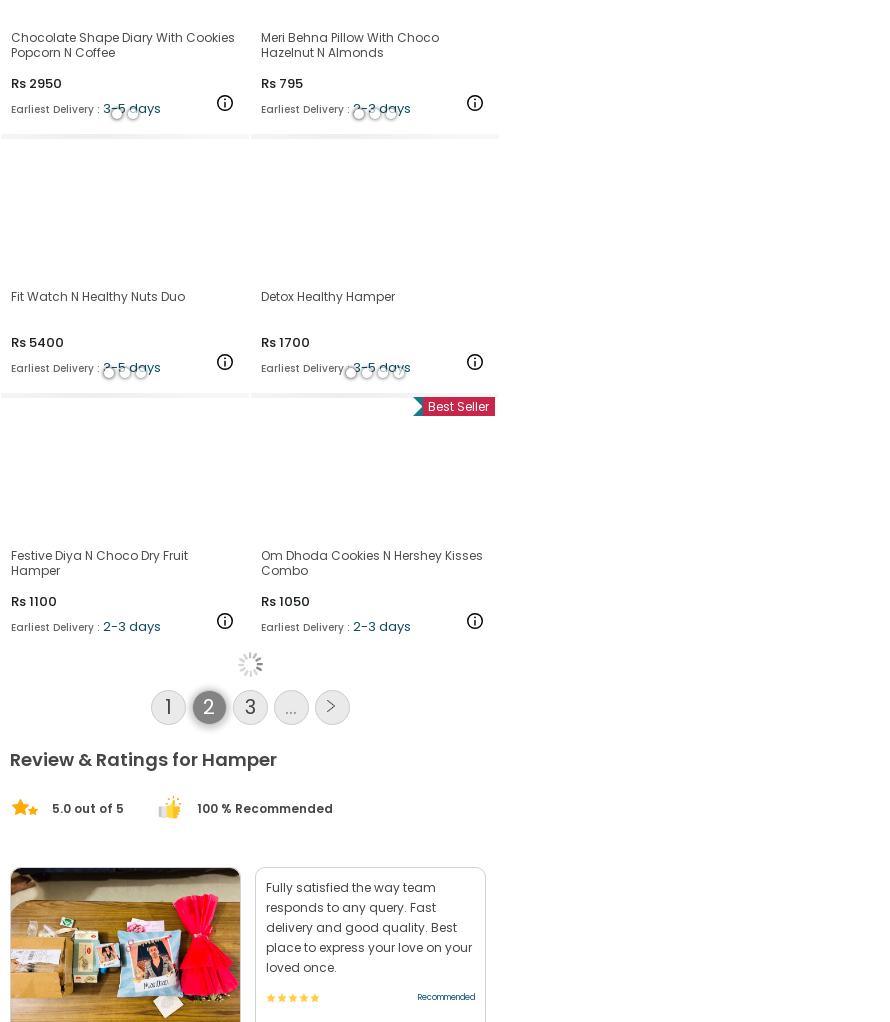  What do you see at coordinates (458, 503) in the screenshot?
I see `'Best Seller'` at bounding box center [458, 503].